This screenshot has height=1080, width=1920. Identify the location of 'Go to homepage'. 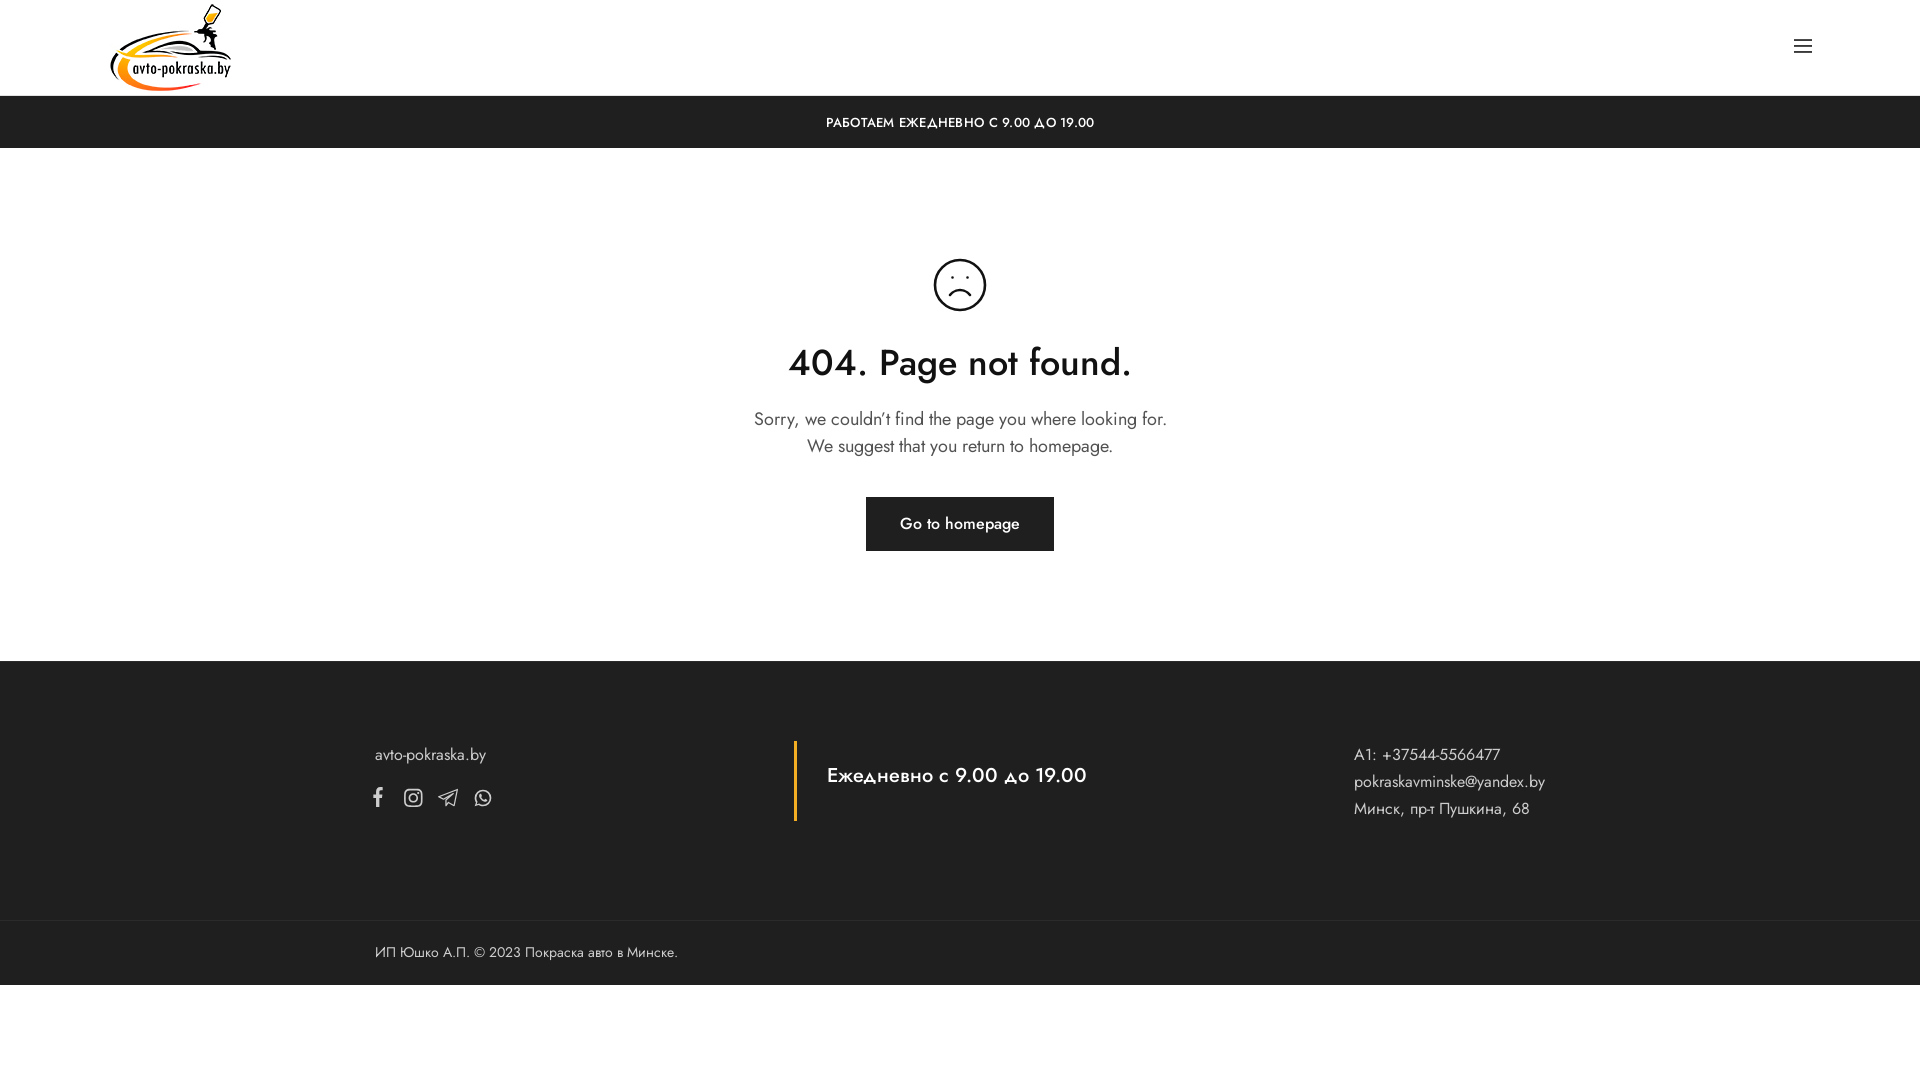
(960, 523).